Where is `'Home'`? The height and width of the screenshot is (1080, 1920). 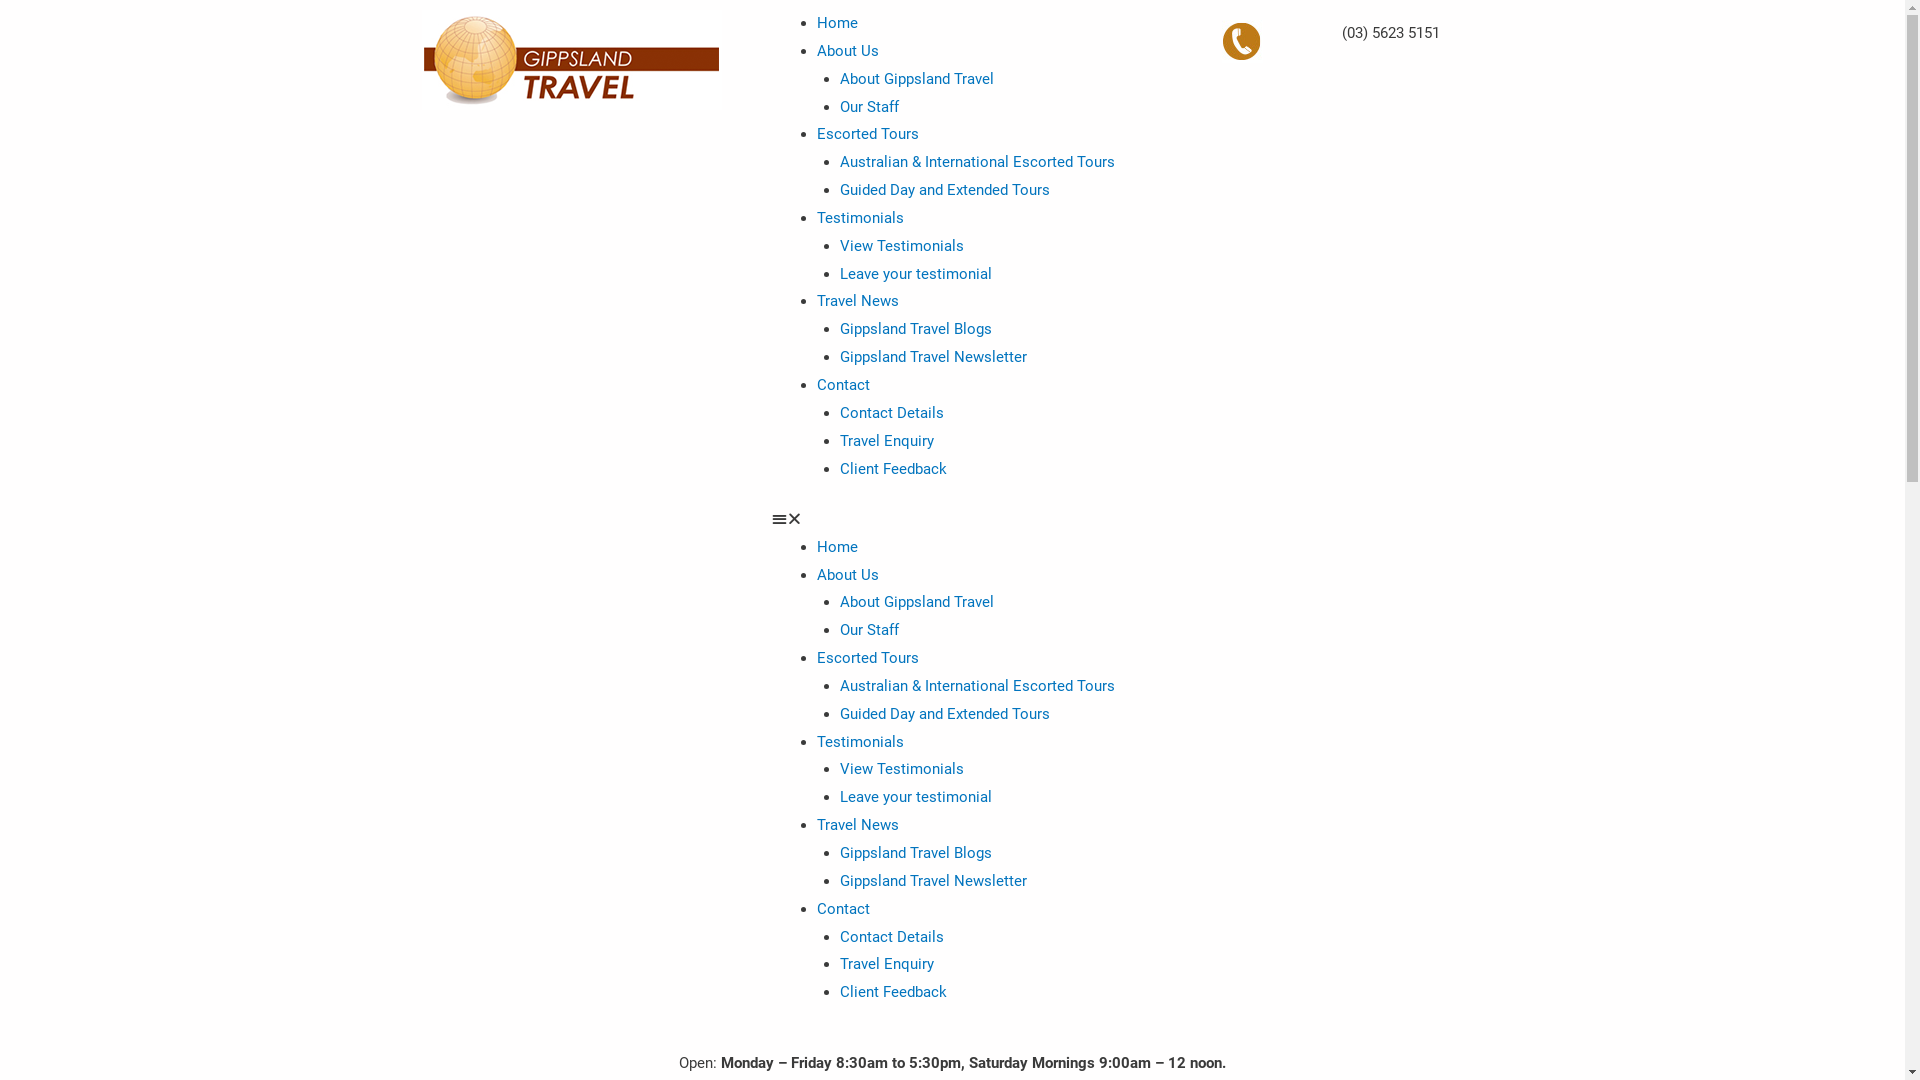
'Home' is located at coordinates (837, 23).